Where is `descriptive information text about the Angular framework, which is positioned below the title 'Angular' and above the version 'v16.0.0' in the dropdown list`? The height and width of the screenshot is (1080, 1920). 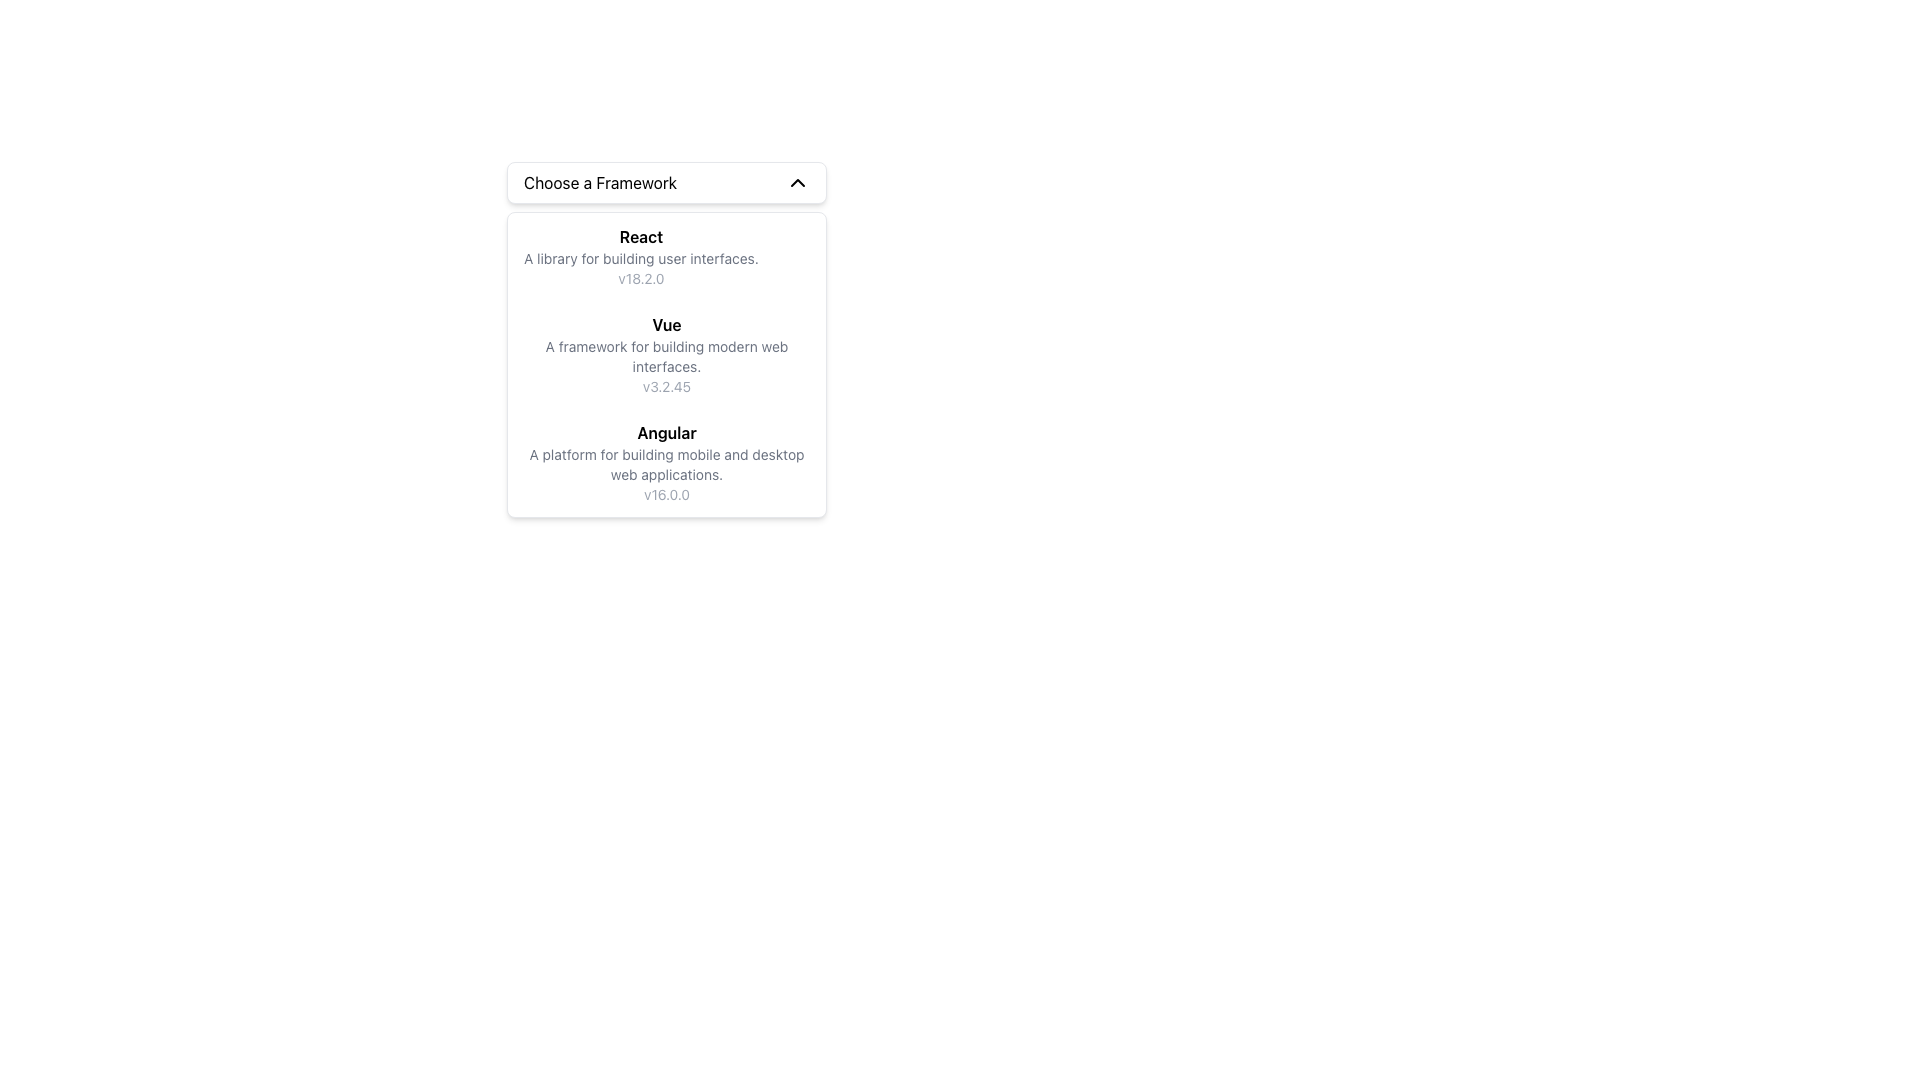 descriptive information text about the Angular framework, which is positioned below the title 'Angular' and above the version 'v16.0.0' in the dropdown list is located at coordinates (667, 465).